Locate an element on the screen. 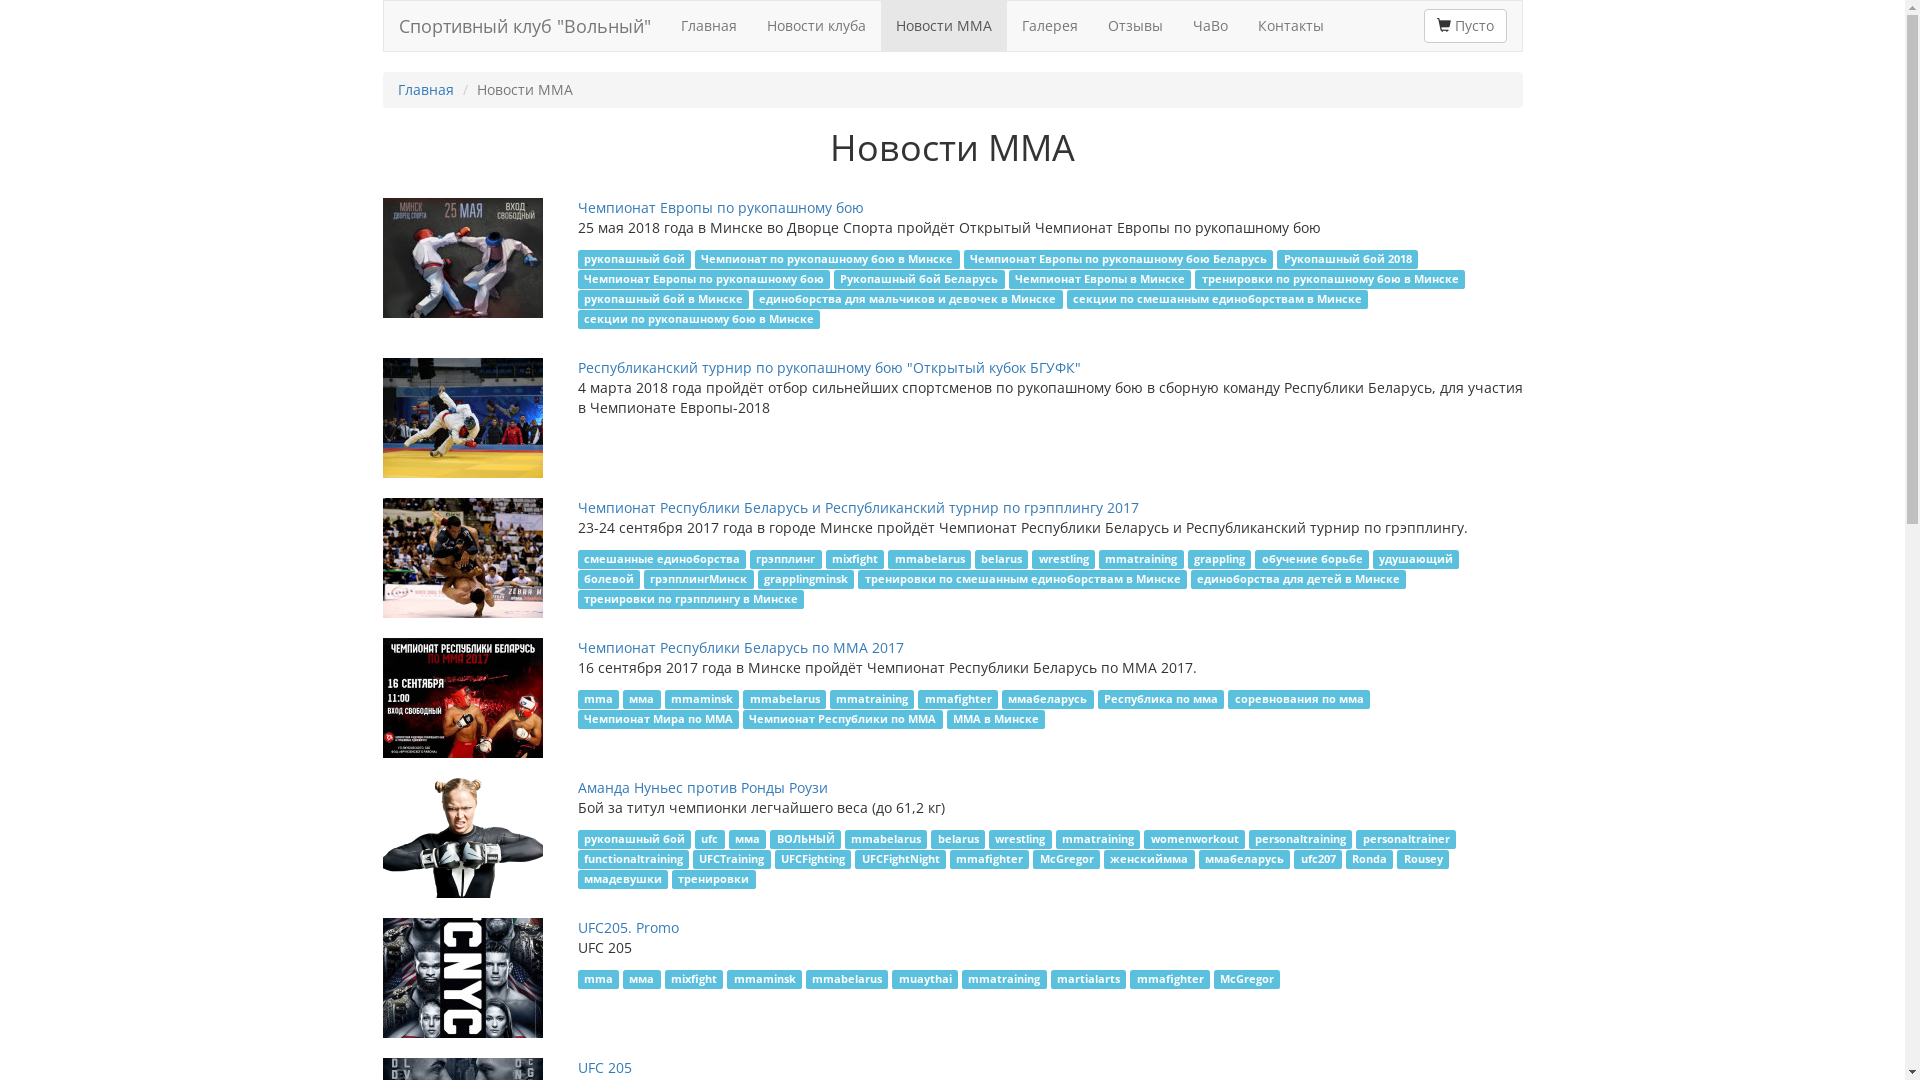 The height and width of the screenshot is (1080, 1920). 'Rousey' is located at coordinates (1421, 858).